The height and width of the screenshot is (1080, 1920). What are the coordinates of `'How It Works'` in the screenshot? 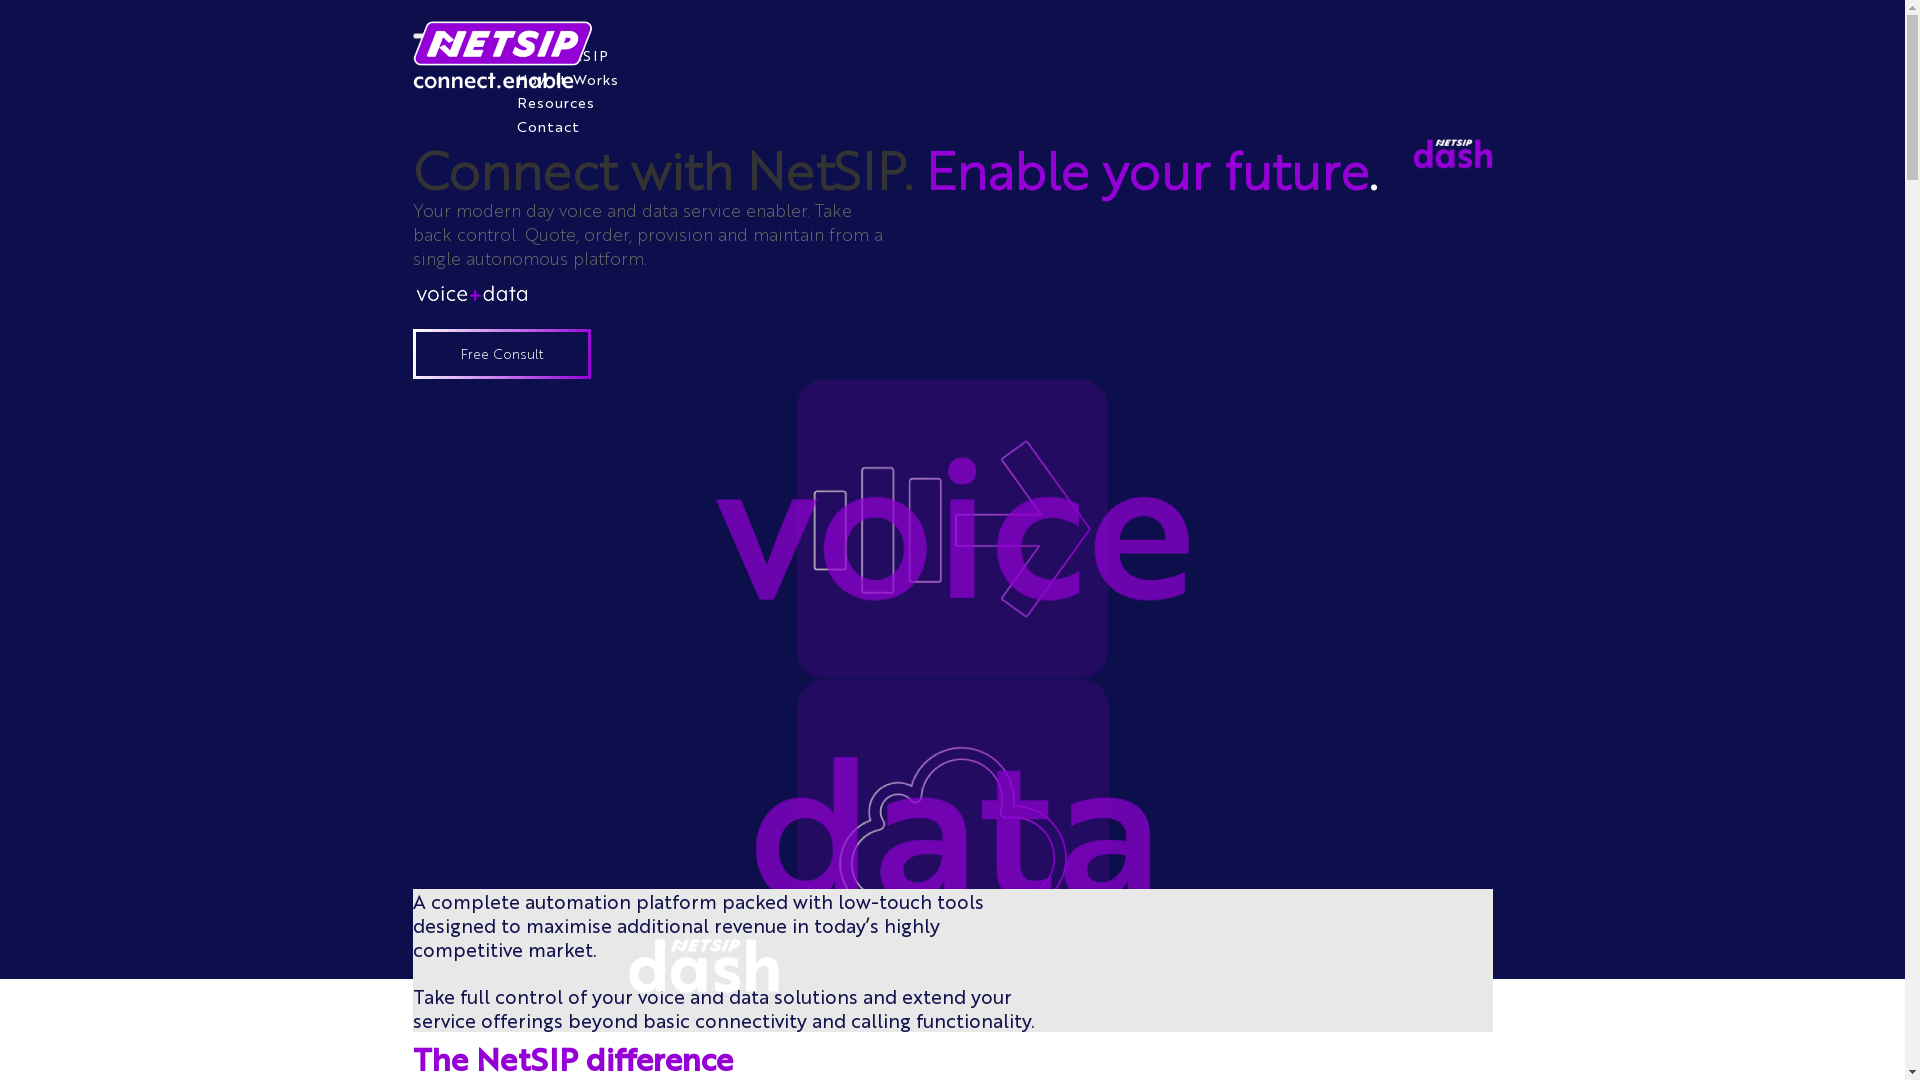 It's located at (565, 77).